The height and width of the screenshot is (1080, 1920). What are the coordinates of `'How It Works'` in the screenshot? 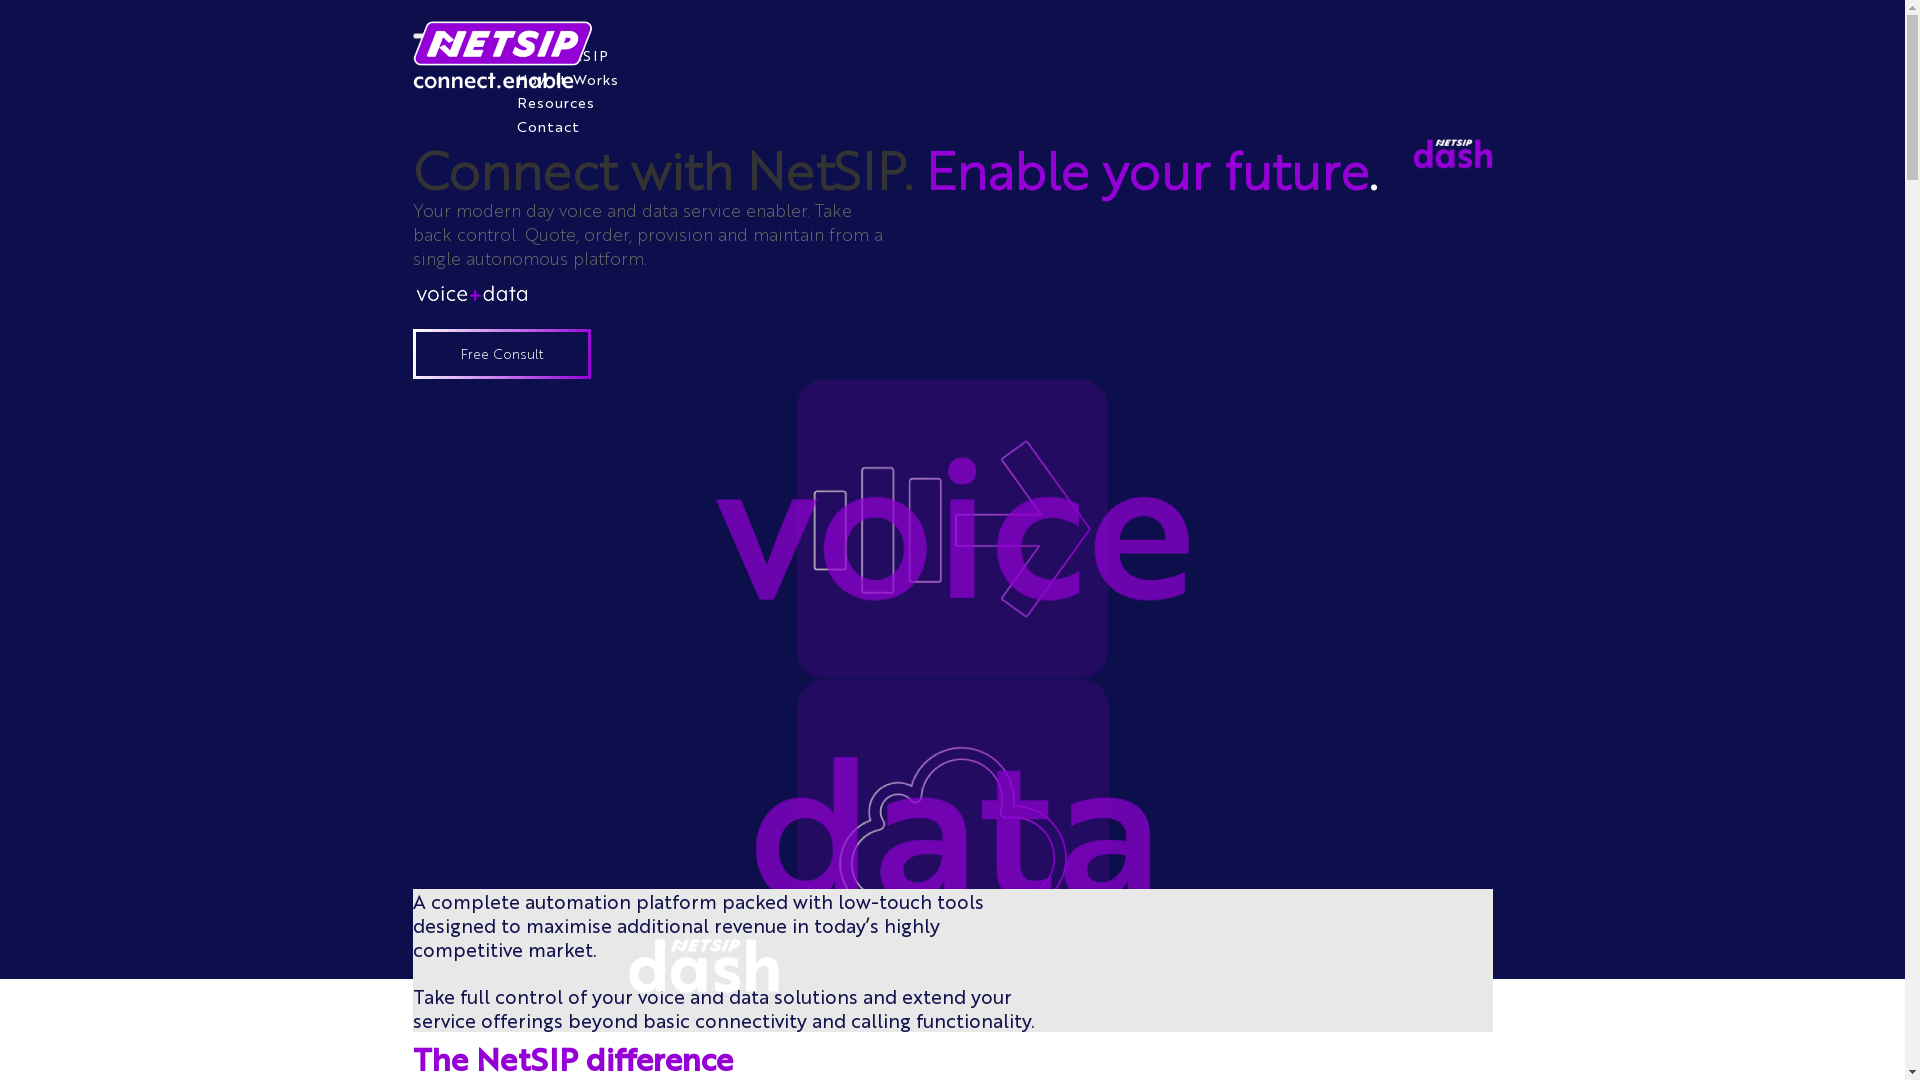 It's located at (565, 77).